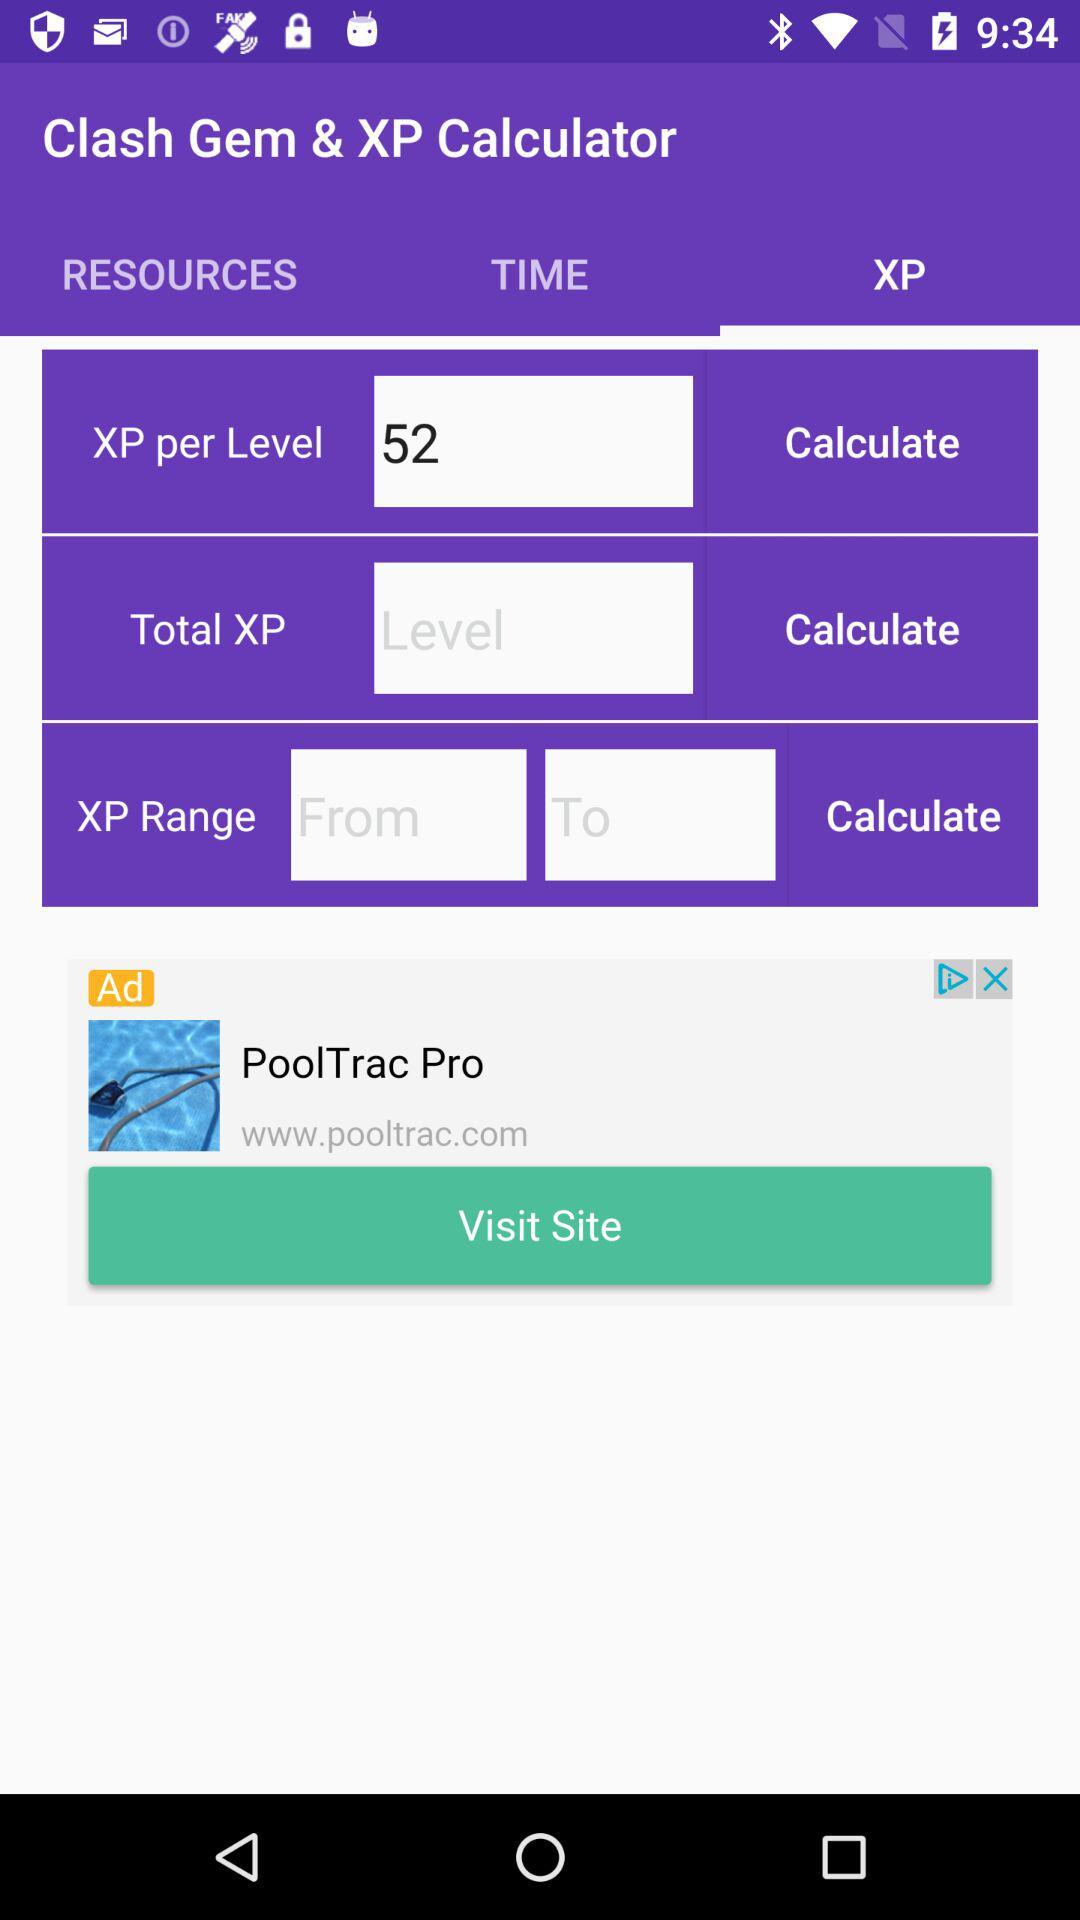 This screenshot has height=1920, width=1080. I want to click on to xp range, so click(660, 814).